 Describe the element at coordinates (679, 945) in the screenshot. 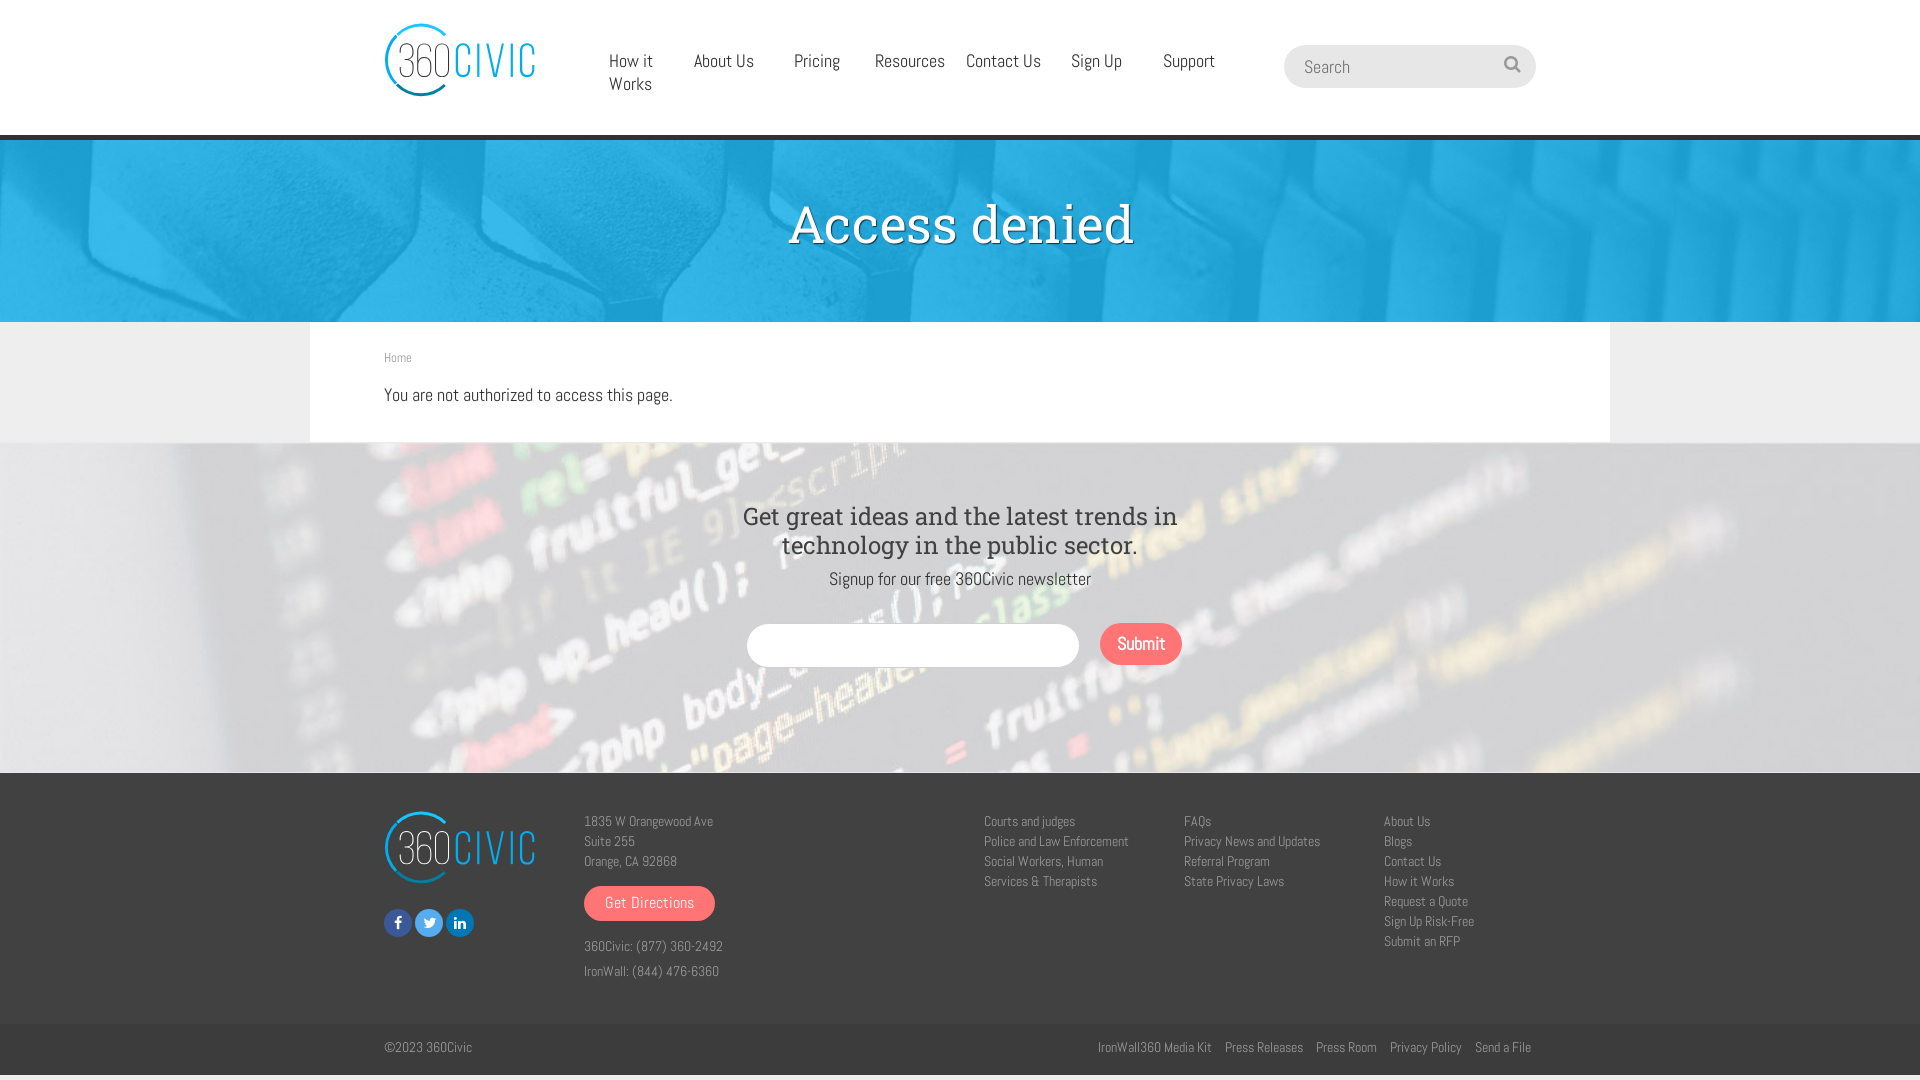

I see `'(877) 360-2492'` at that location.